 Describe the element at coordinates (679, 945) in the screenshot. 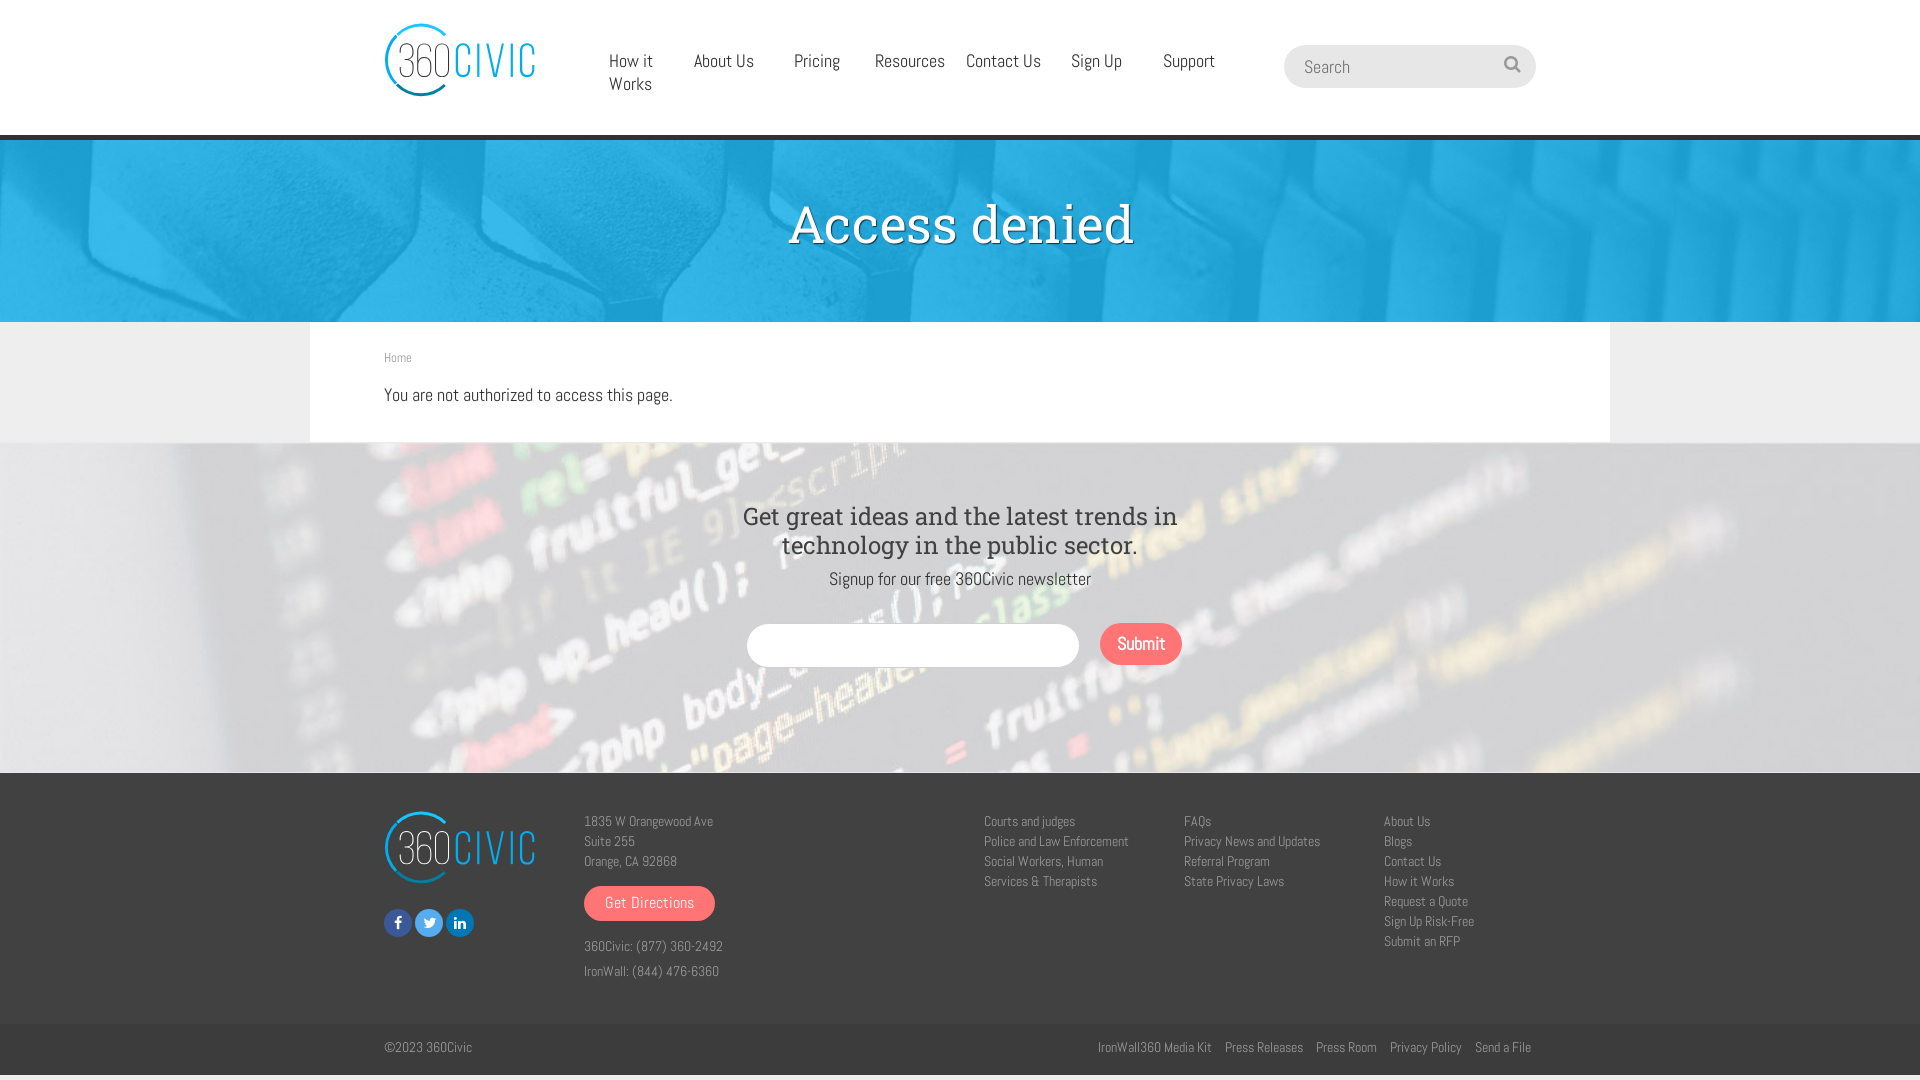

I see `'(877) 360-2492'` at that location.